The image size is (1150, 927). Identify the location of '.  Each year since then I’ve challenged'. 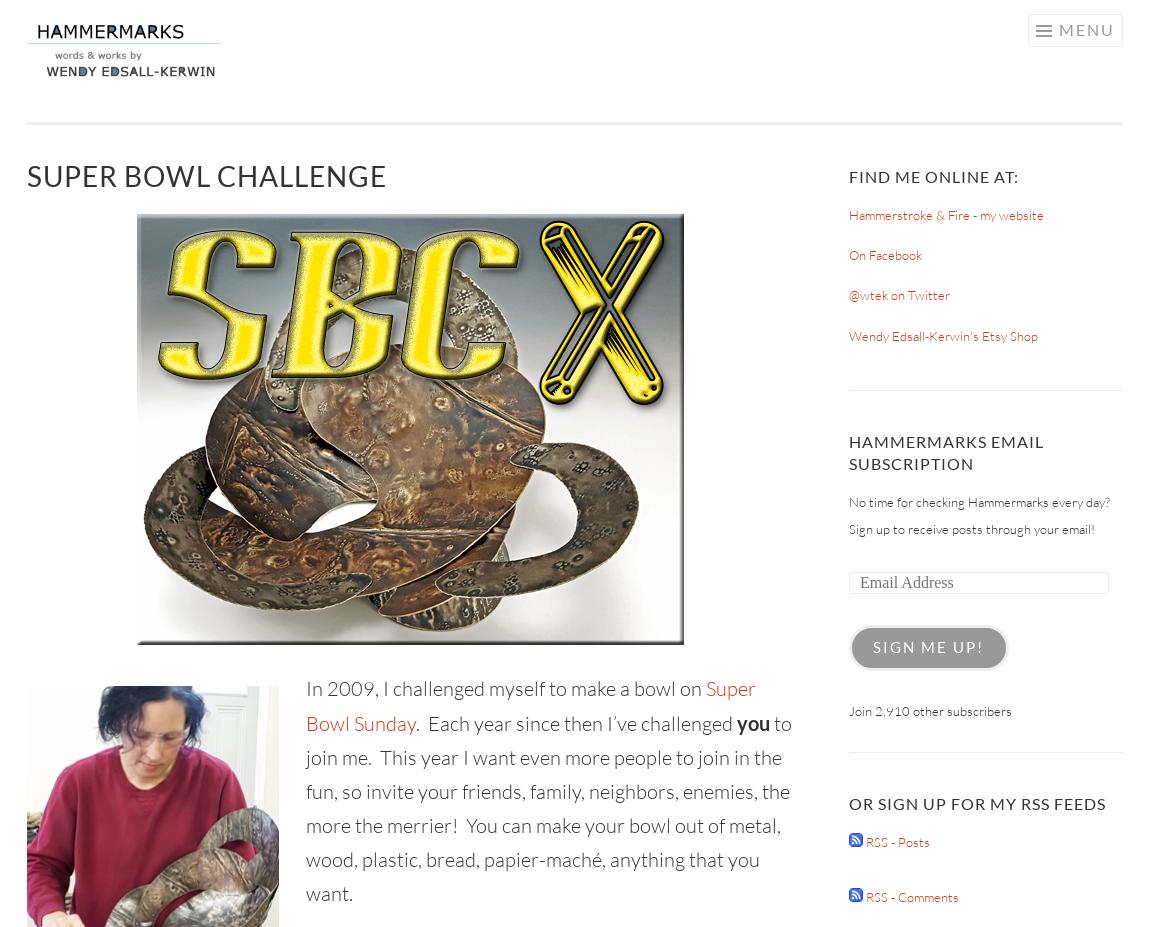
(415, 722).